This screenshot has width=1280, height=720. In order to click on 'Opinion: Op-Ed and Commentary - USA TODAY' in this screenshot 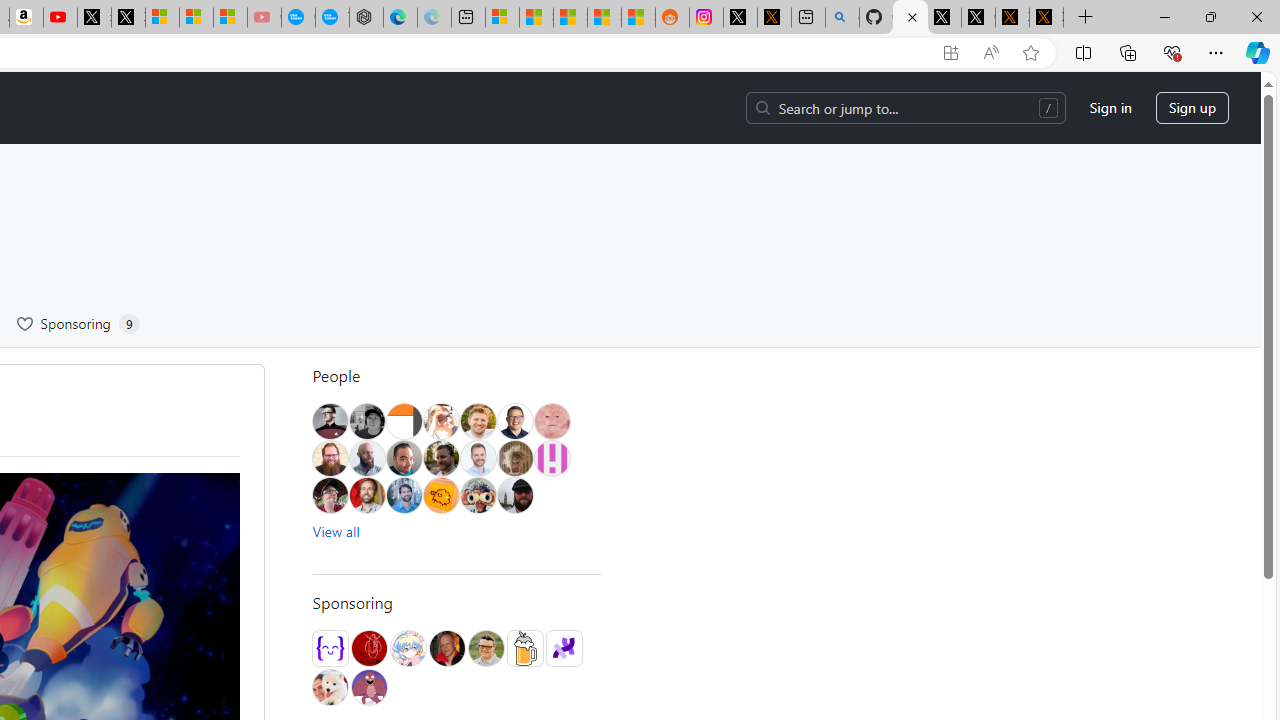, I will do `click(297, 17)`.